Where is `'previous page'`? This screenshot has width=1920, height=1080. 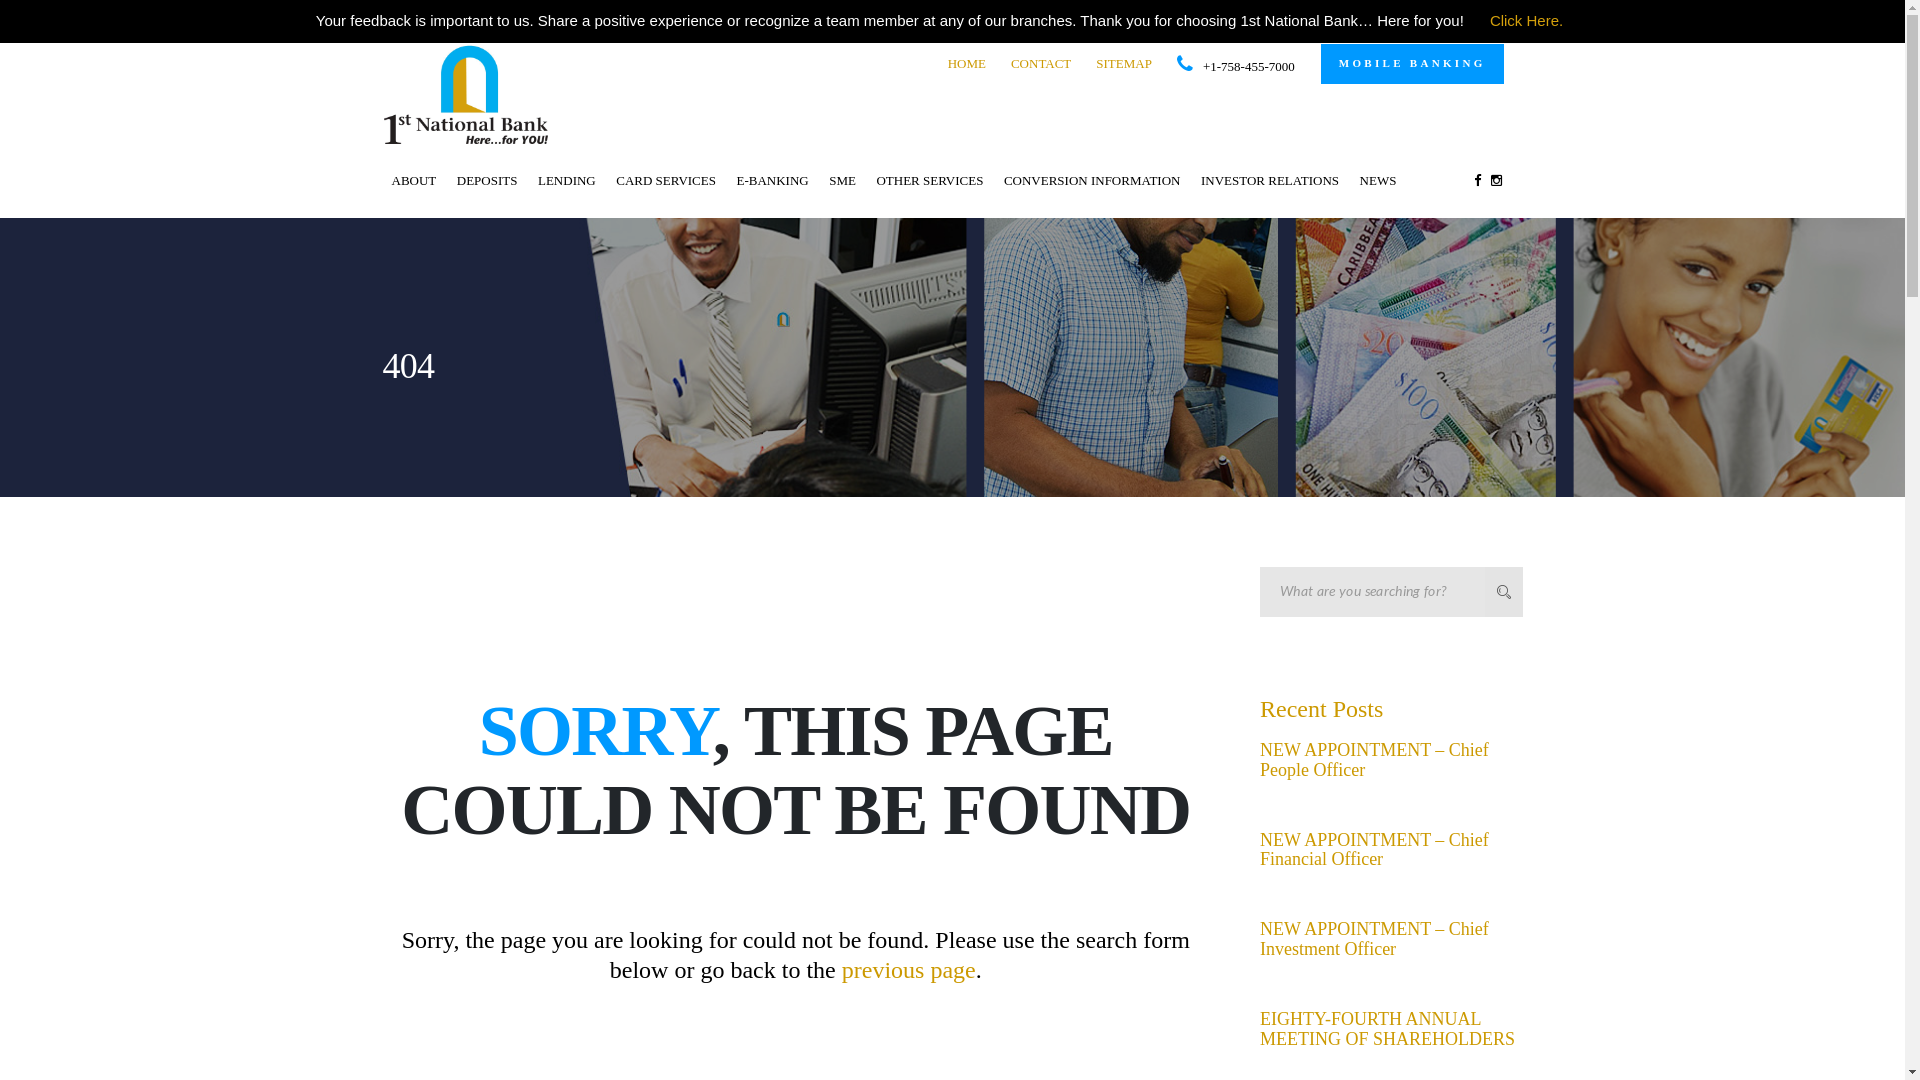
'previous page' is located at coordinates (907, 968).